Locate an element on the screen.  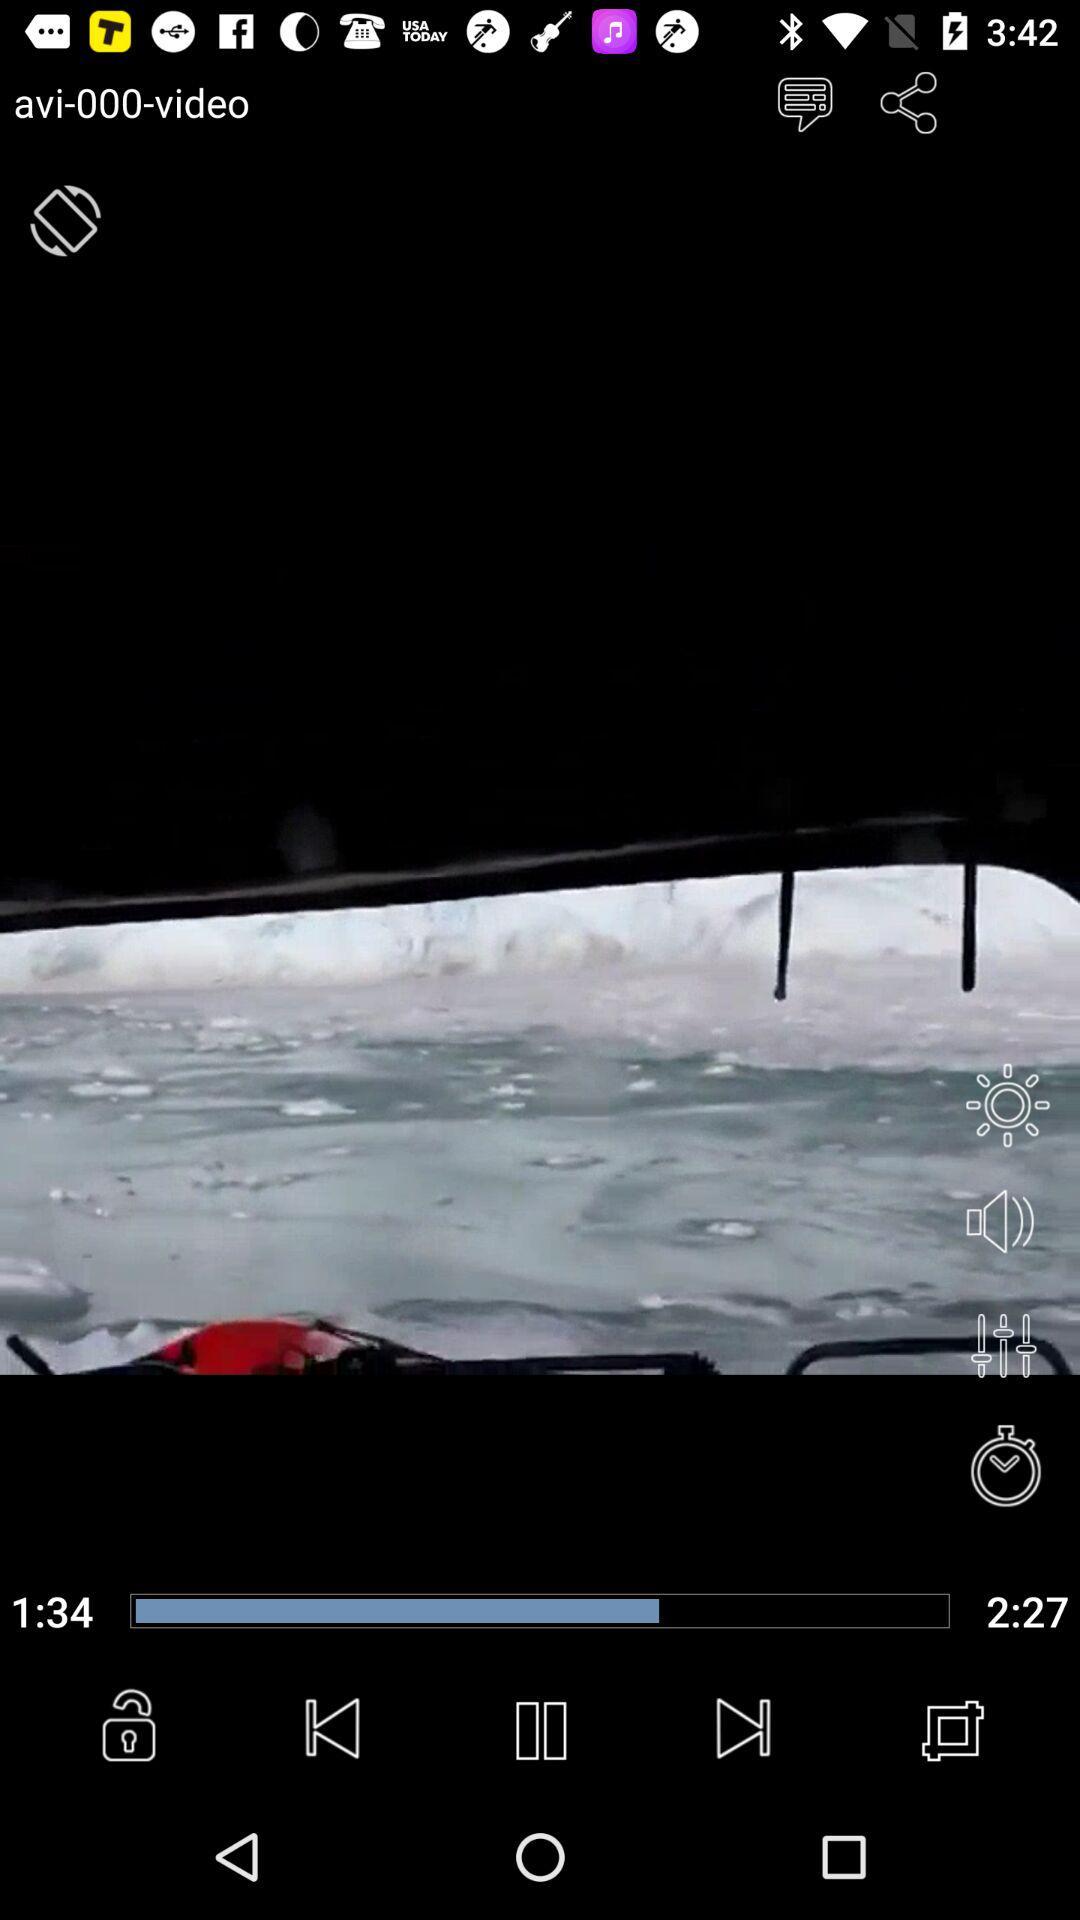
lock button is located at coordinates (128, 1730).